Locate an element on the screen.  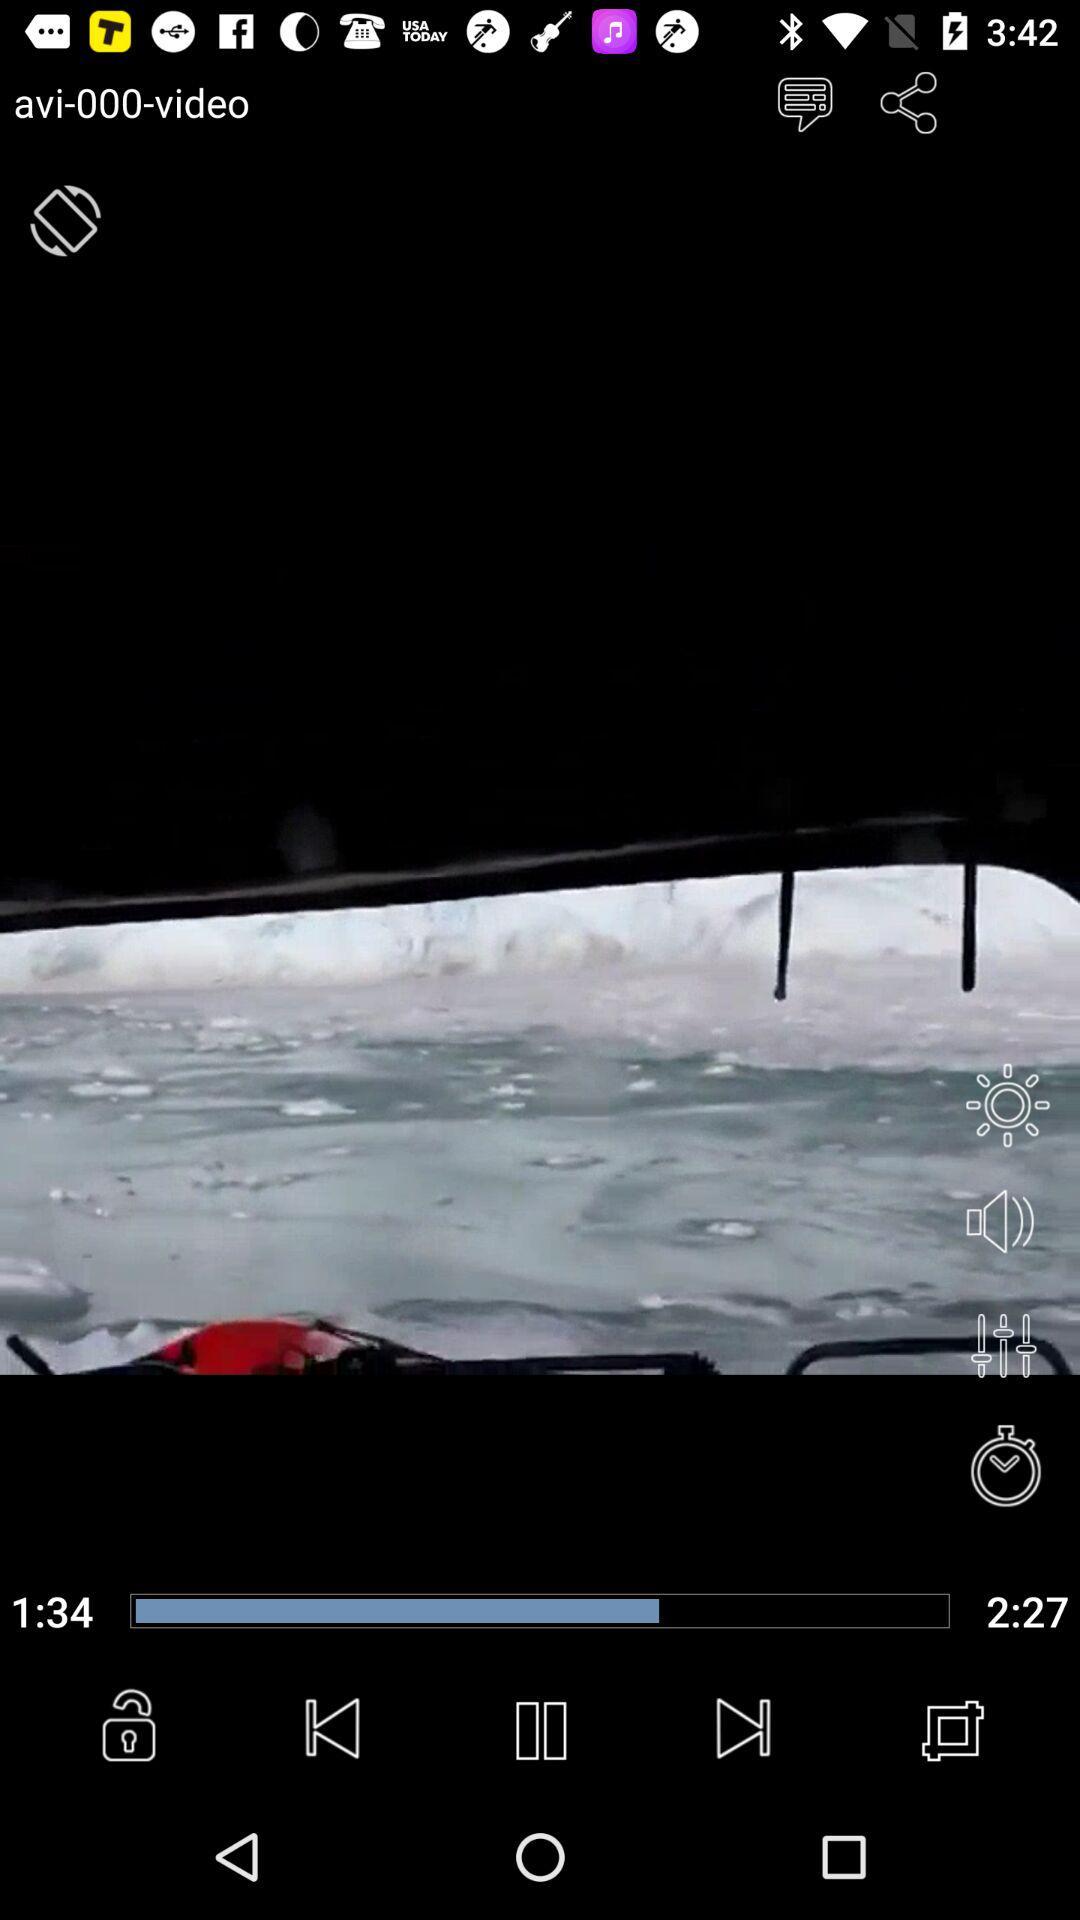
lock button is located at coordinates (128, 1730).